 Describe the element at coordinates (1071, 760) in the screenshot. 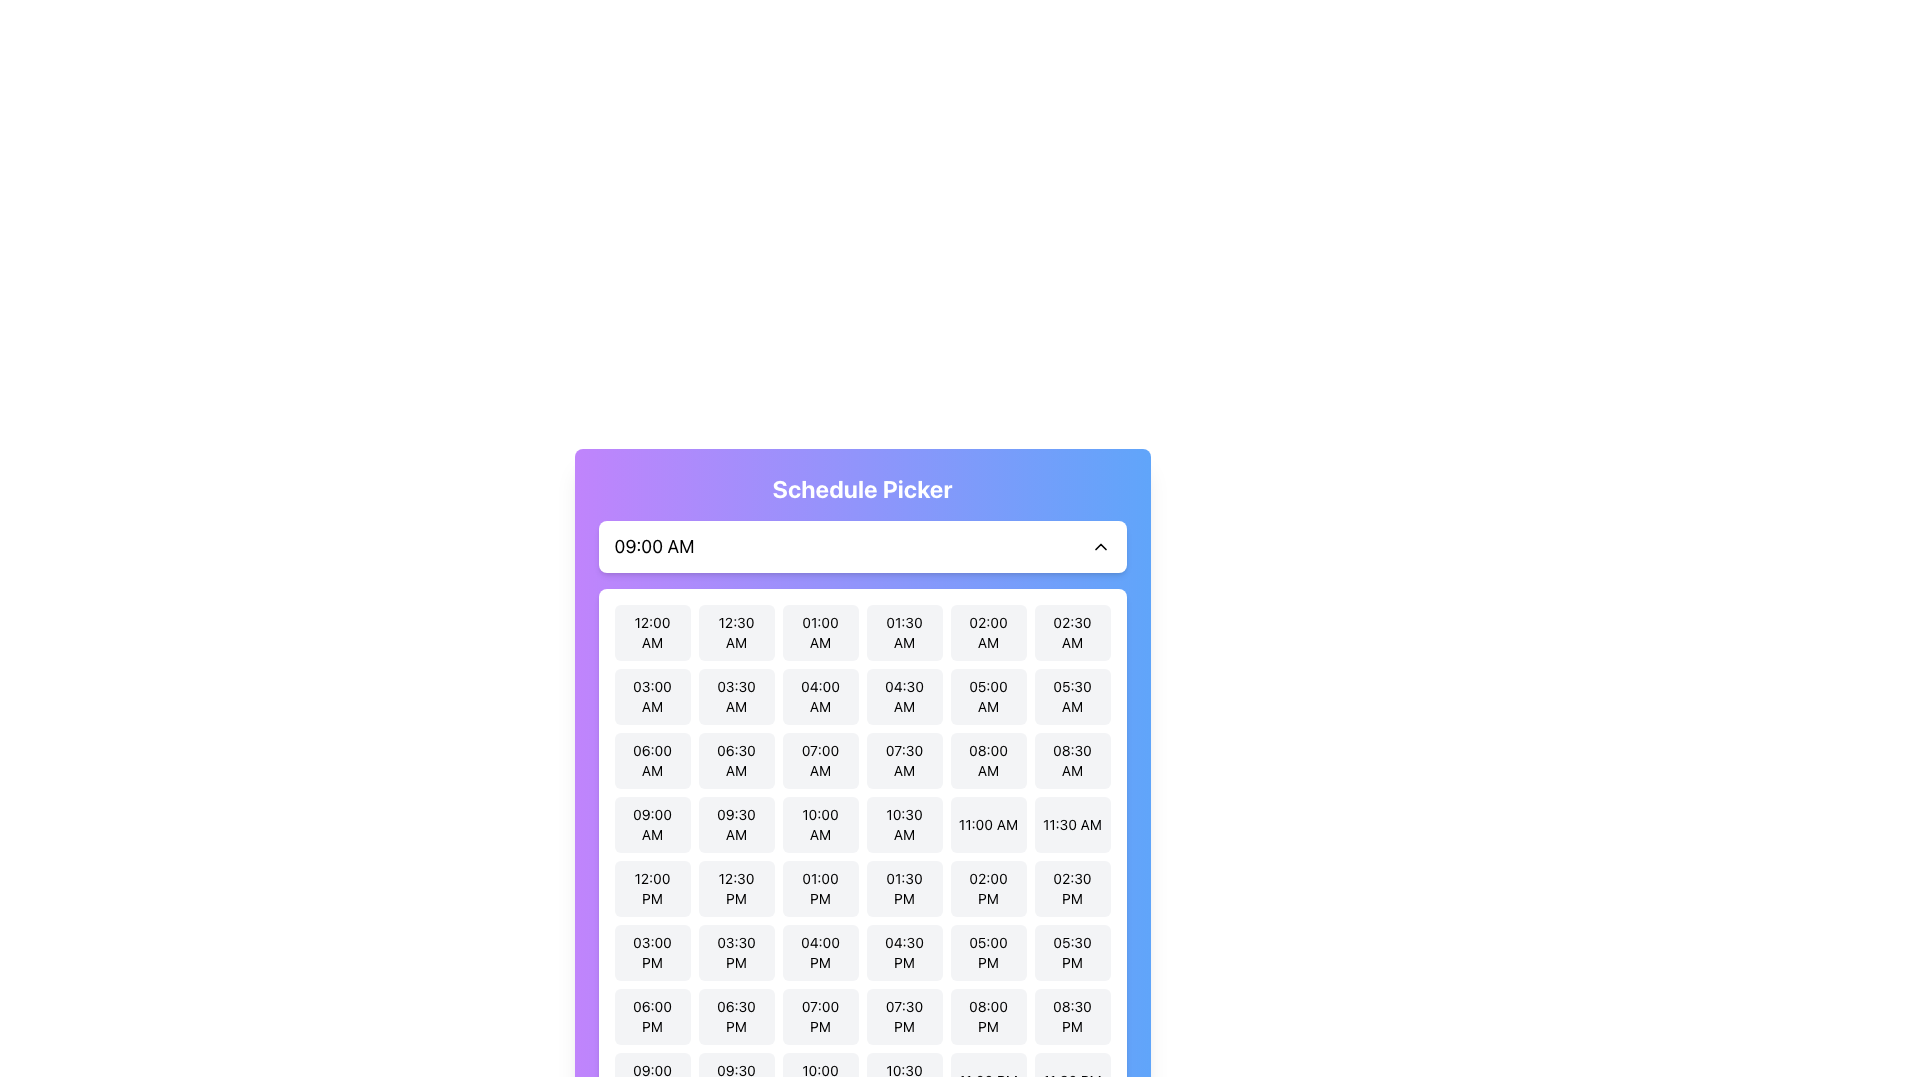

I see `the selectable time slot button for '08:30 AM' located in the sixth column of the fourth row in the grid layout` at that location.